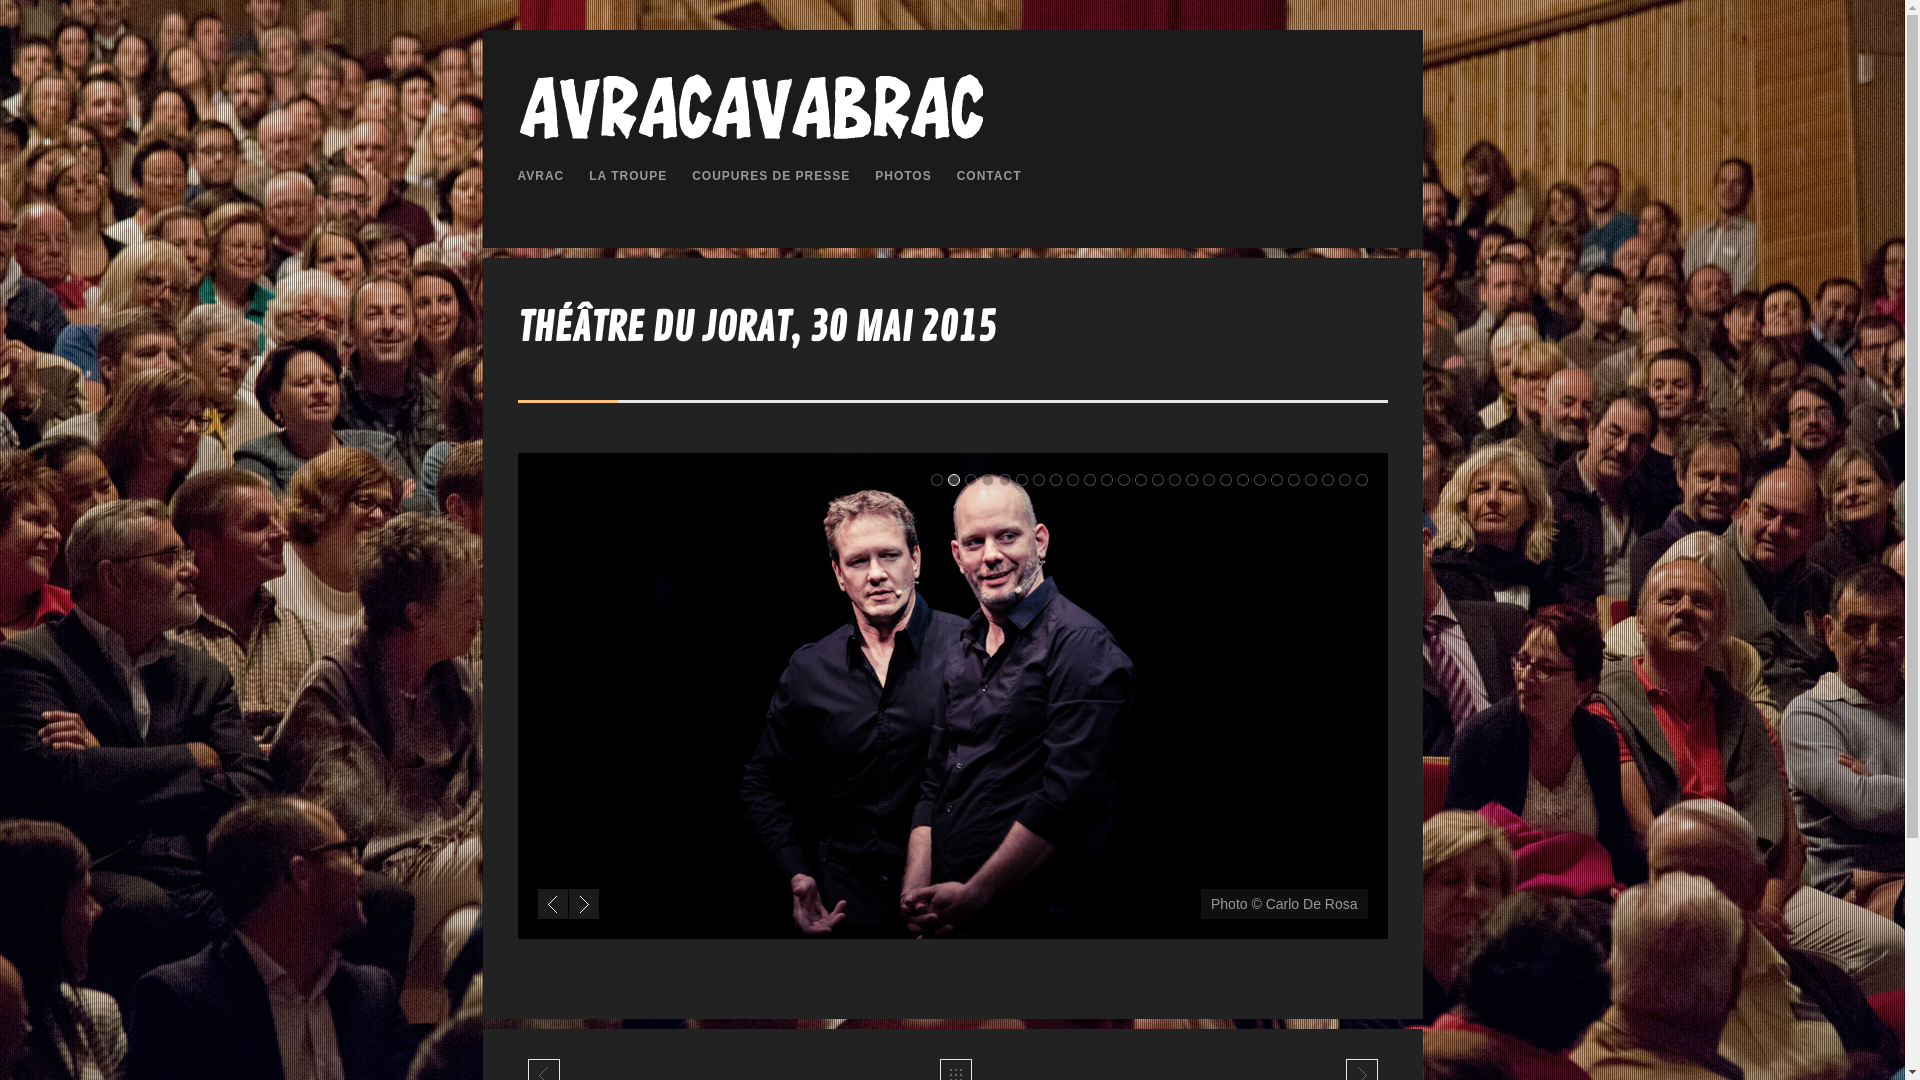 Image resolution: width=1920 pixels, height=1080 pixels. Describe the element at coordinates (1200, 479) in the screenshot. I see `'17'` at that location.